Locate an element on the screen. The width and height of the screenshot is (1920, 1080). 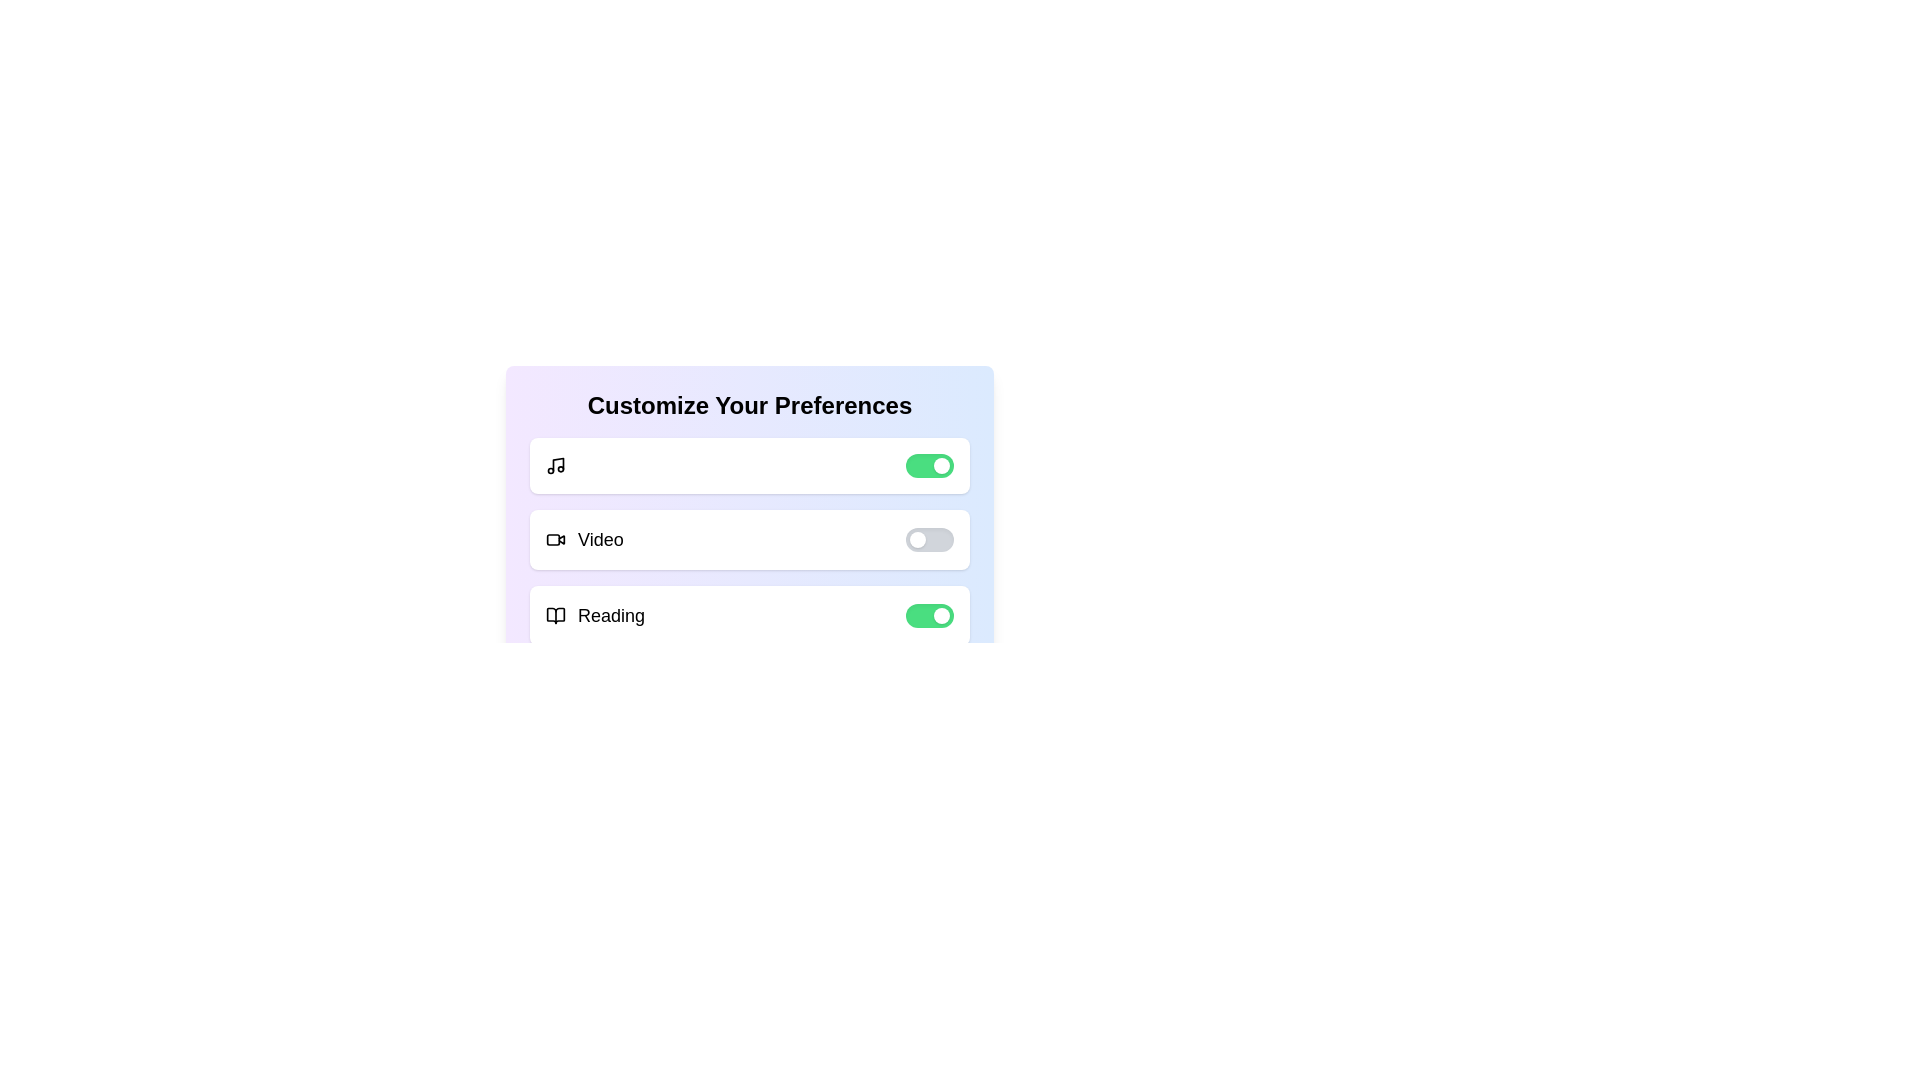
the icon next to Video is located at coordinates (556, 540).